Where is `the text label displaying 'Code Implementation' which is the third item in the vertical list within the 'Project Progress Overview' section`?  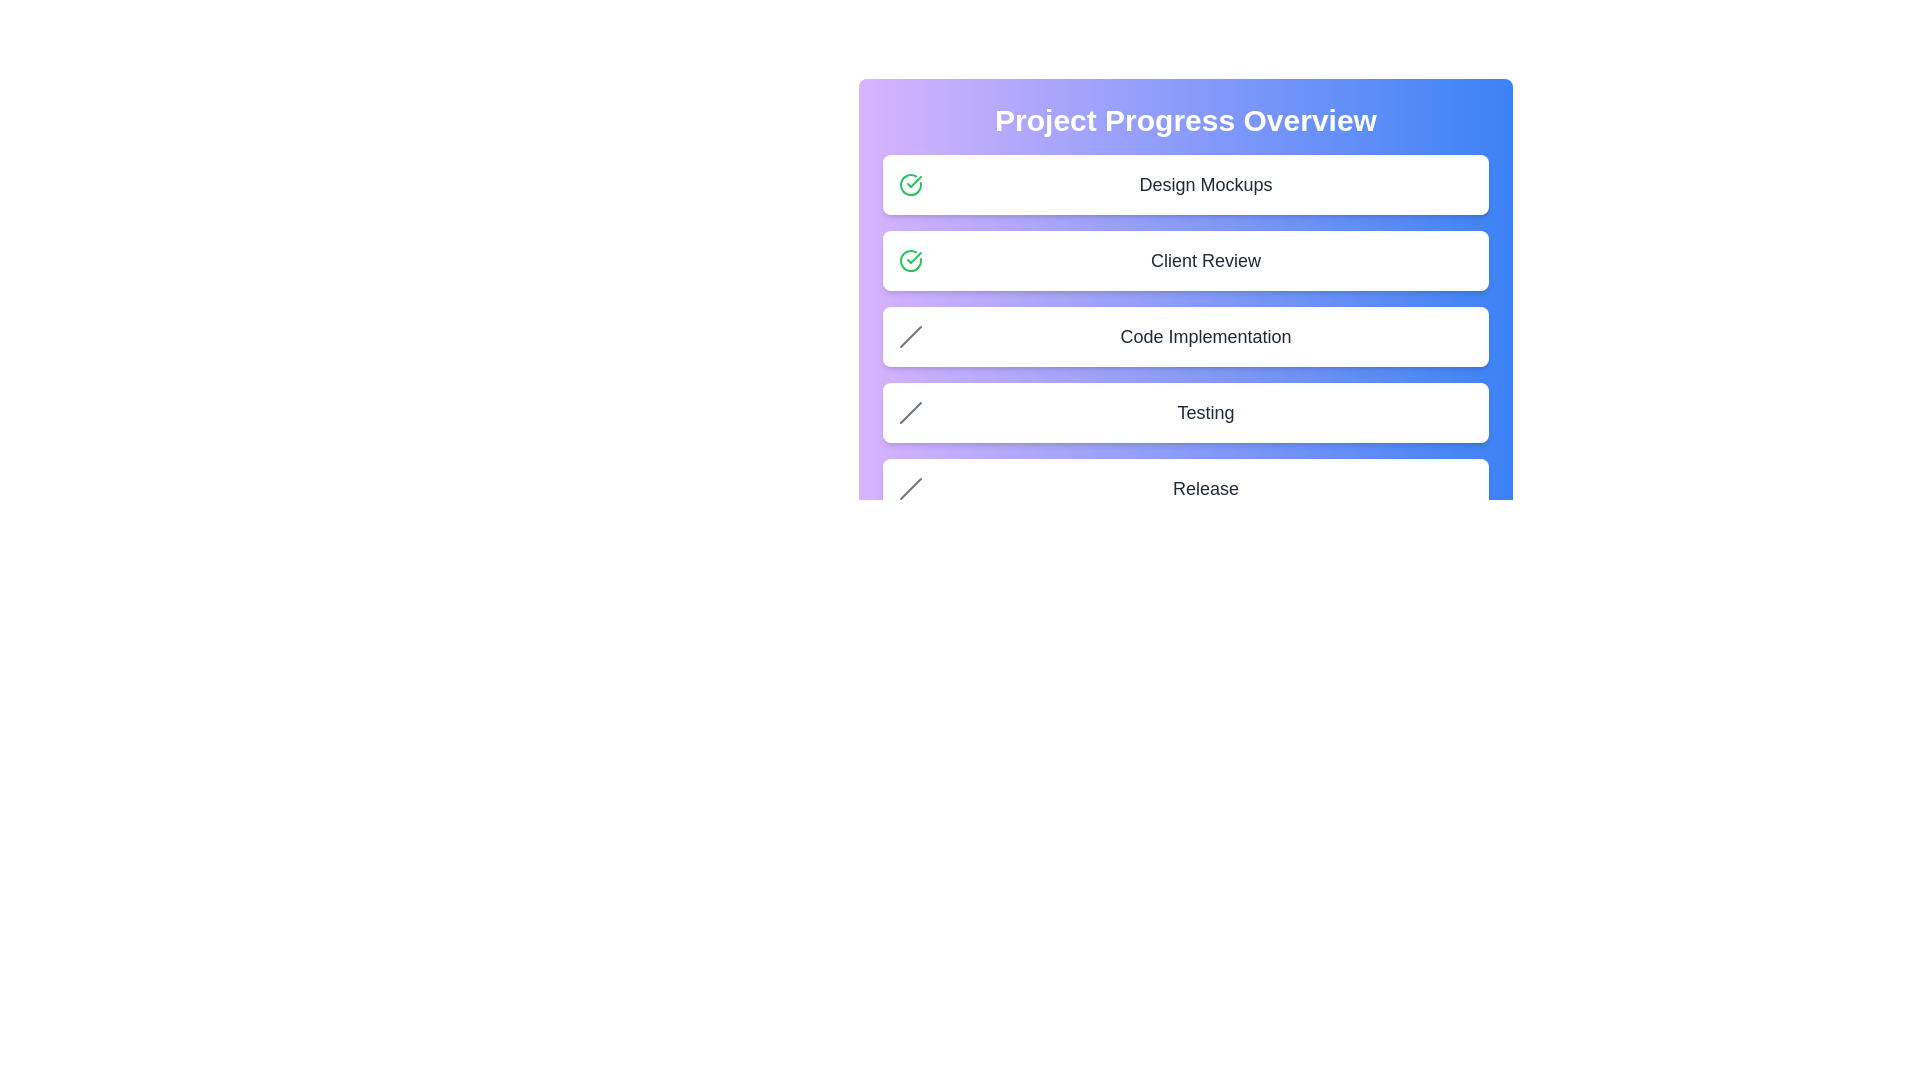 the text label displaying 'Code Implementation' which is the third item in the vertical list within the 'Project Progress Overview' section is located at coordinates (1204, 335).